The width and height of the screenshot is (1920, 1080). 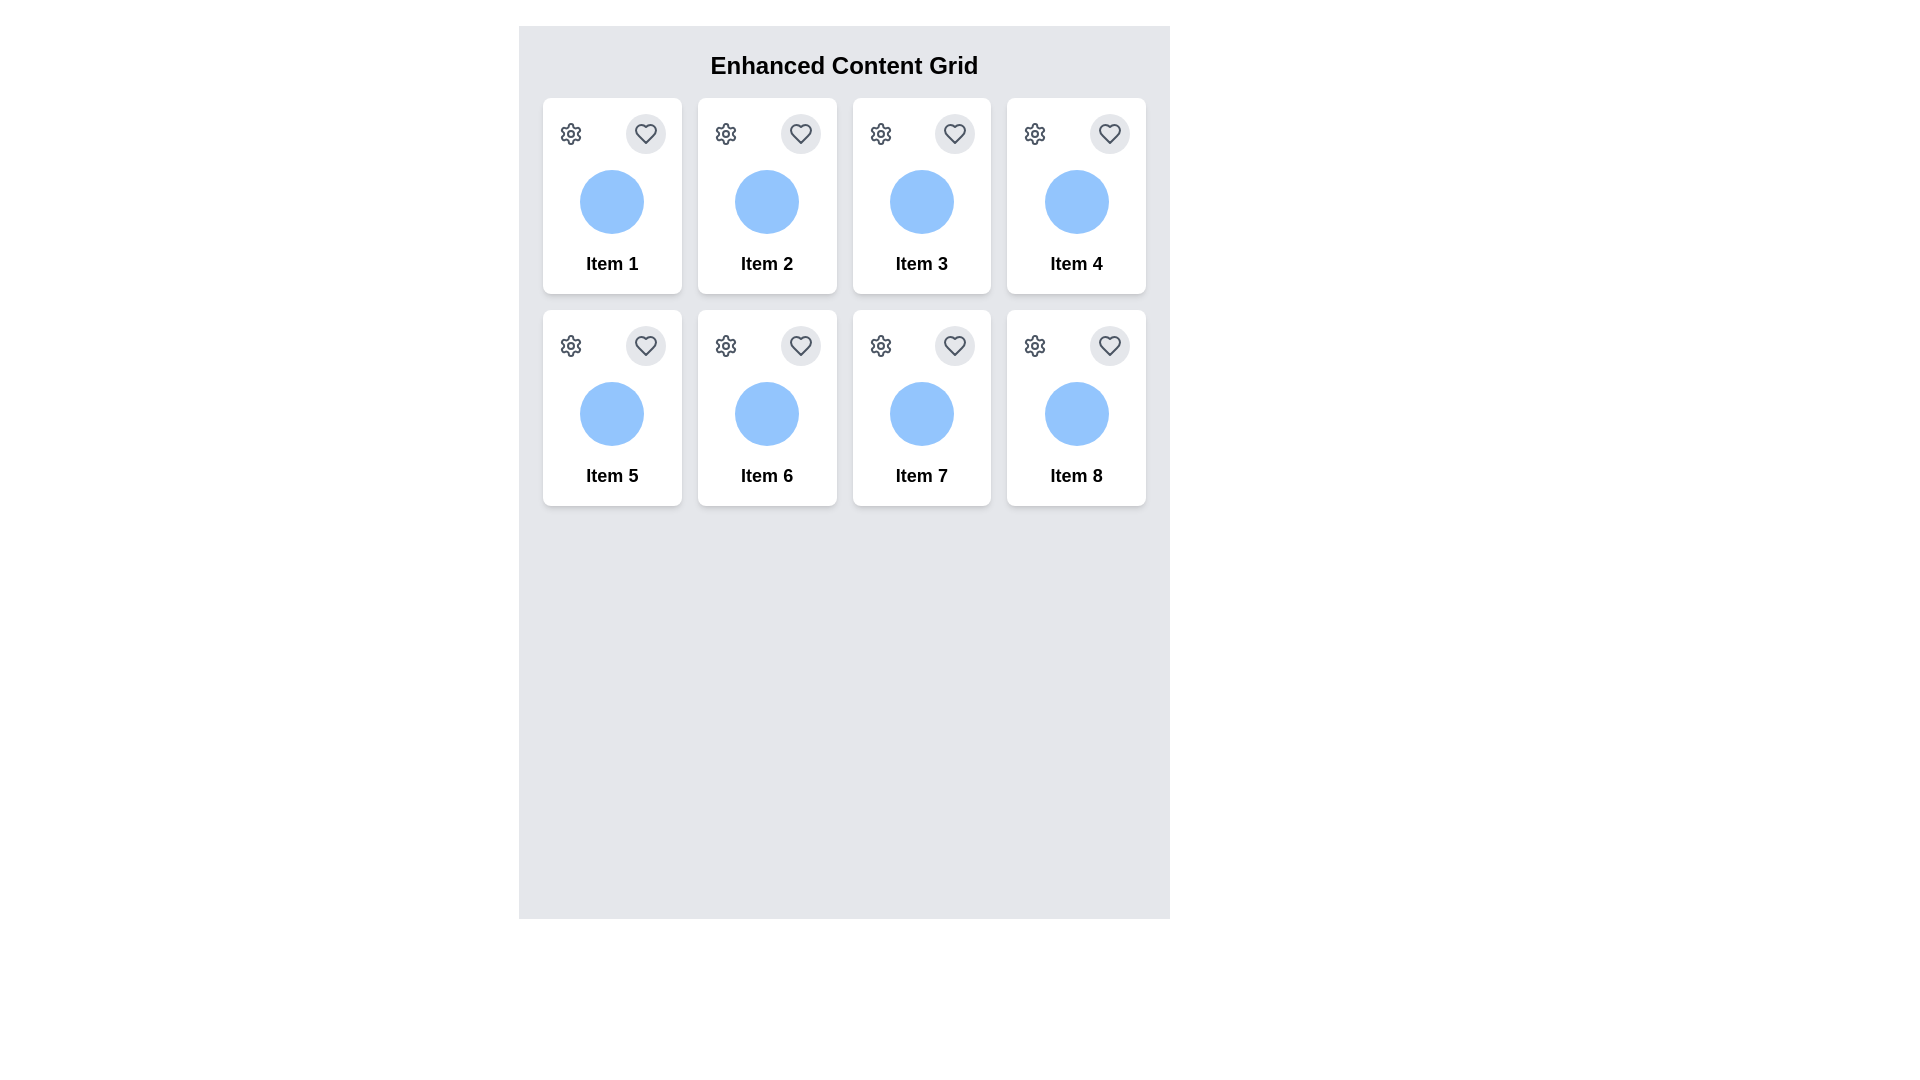 I want to click on the heart icon located at the top right corner of the first card under 'Enhanced Content Grid' to favorite the item, so click(x=645, y=134).